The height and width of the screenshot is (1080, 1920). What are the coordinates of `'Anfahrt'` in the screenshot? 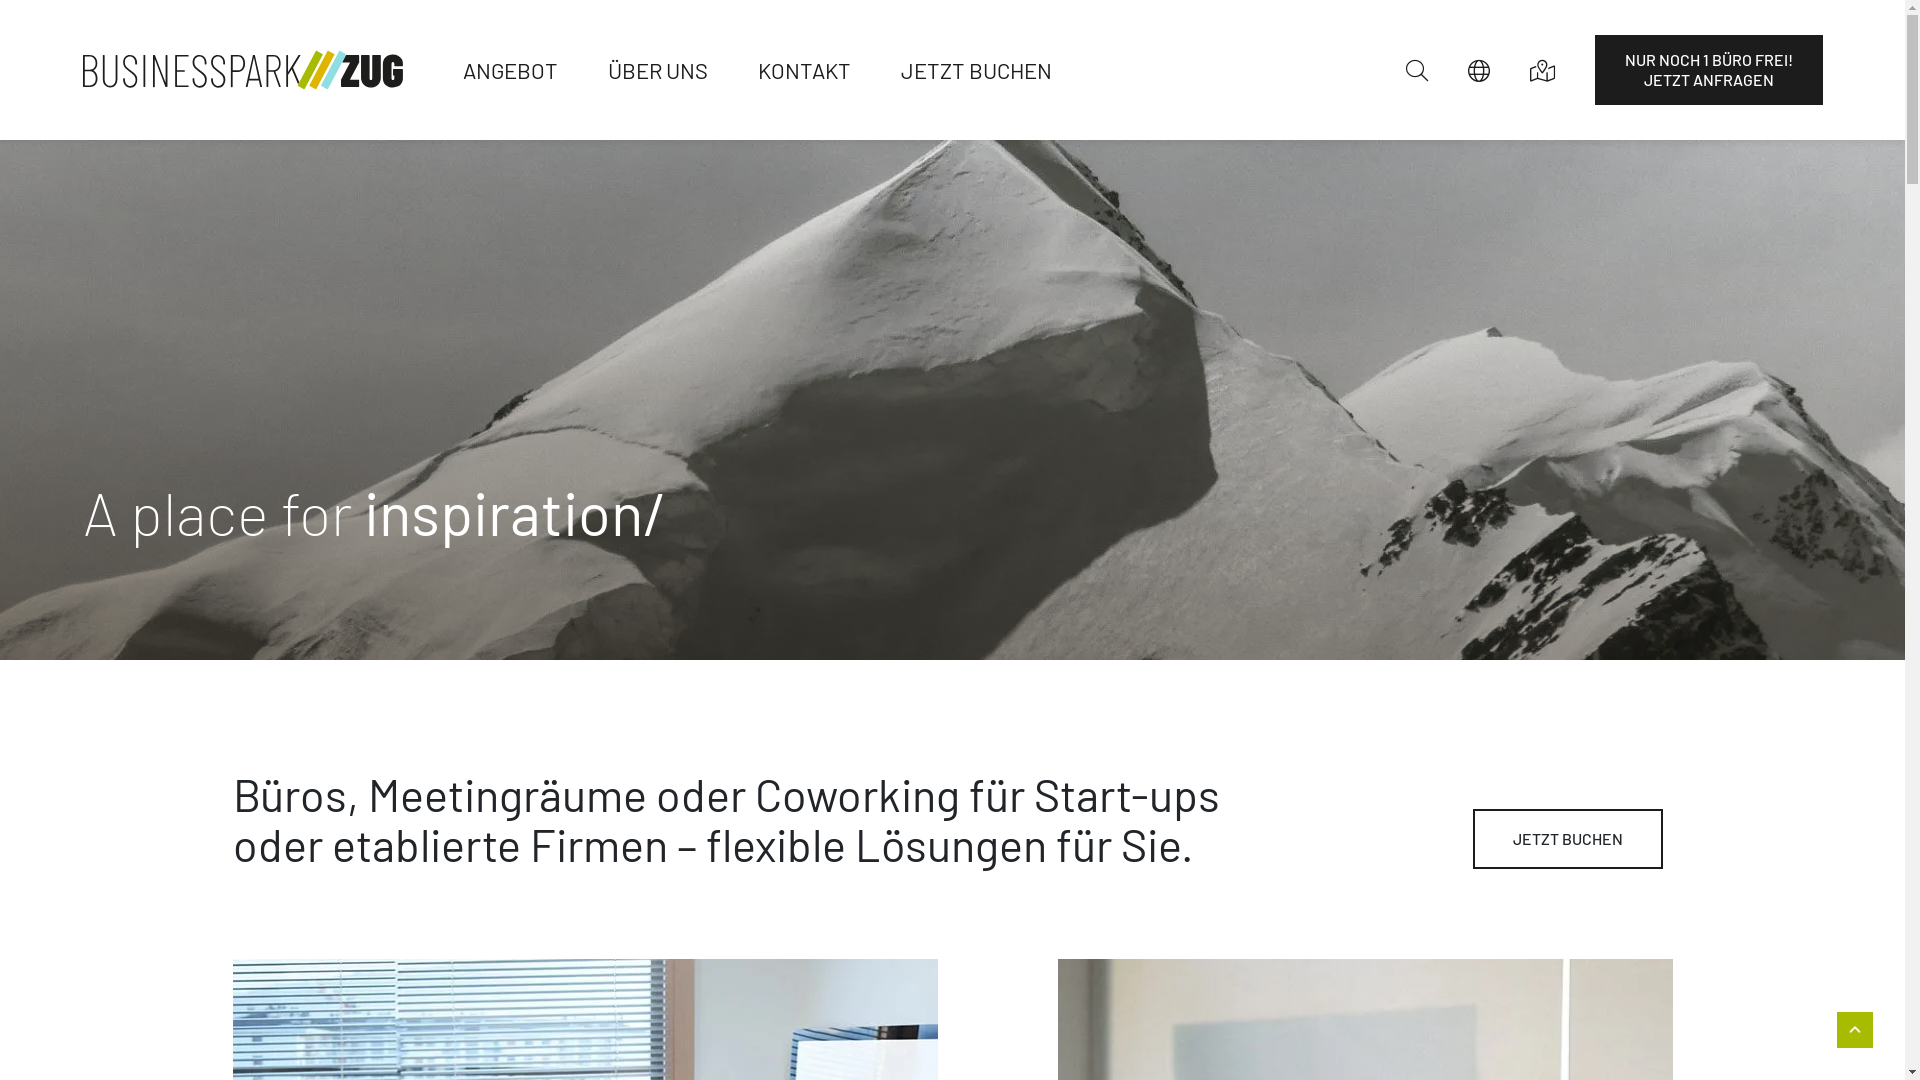 It's located at (1541, 69).